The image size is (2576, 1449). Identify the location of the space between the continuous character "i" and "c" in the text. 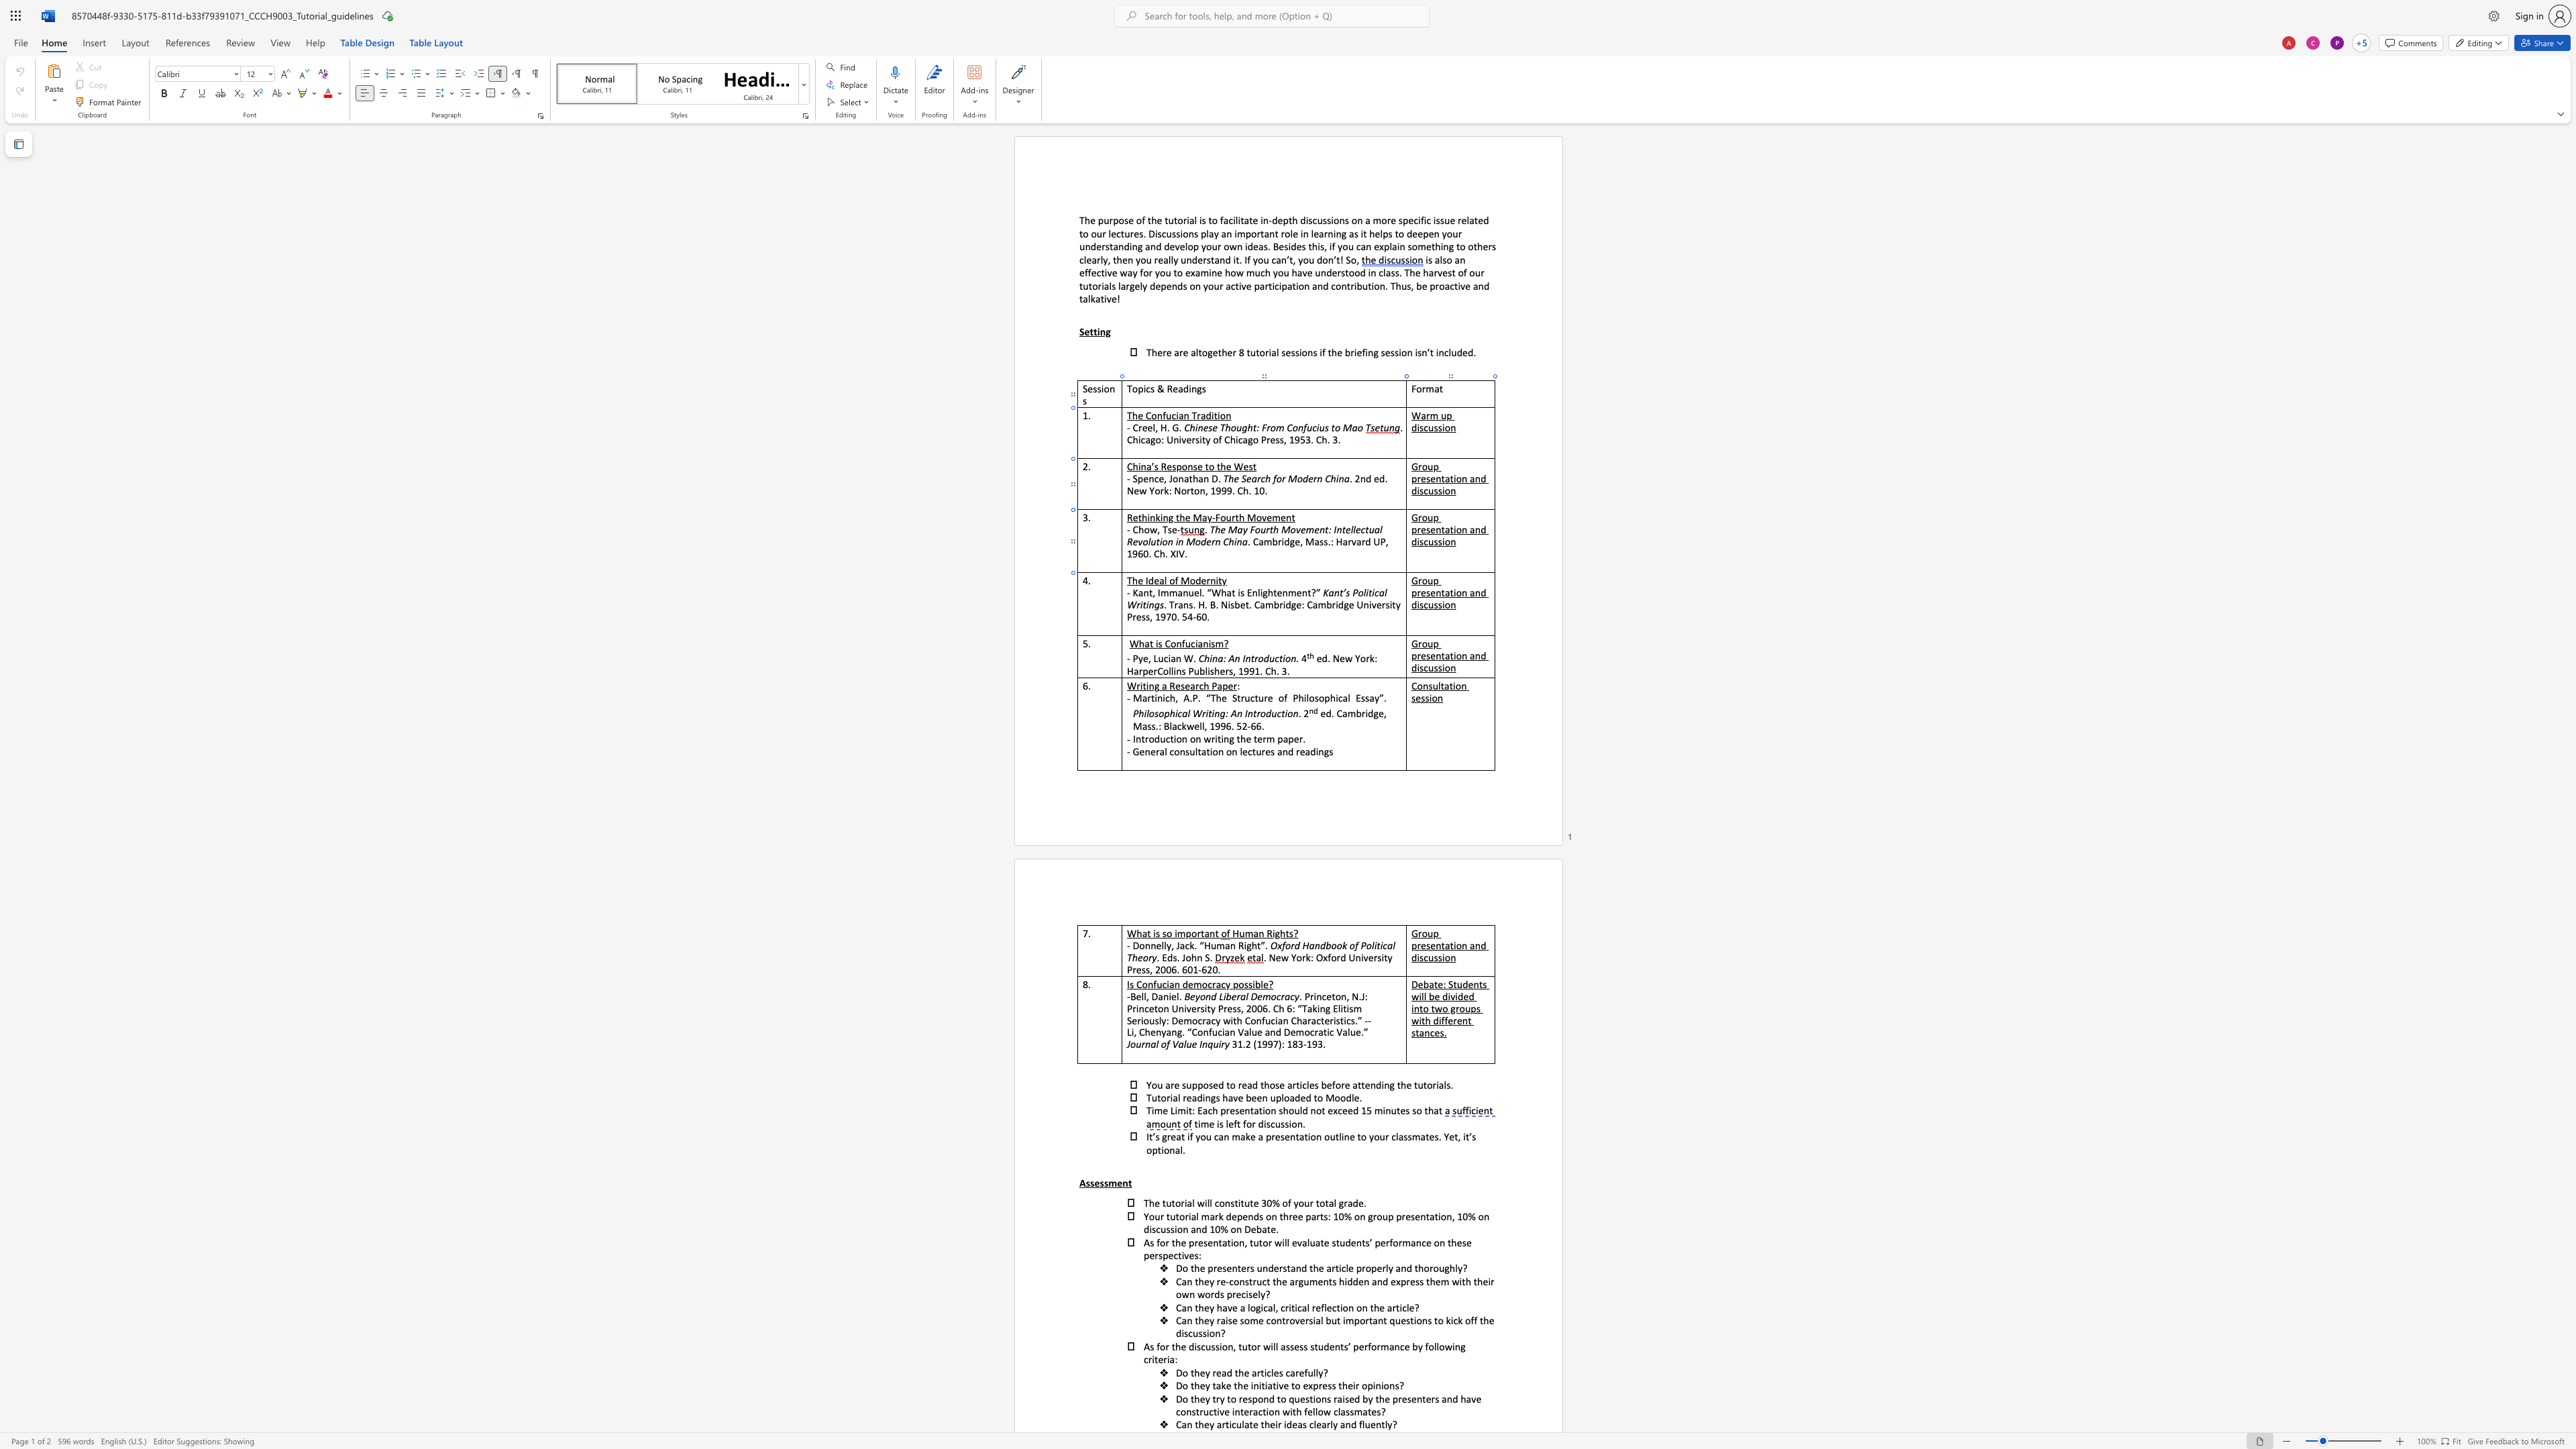
(1373, 591).